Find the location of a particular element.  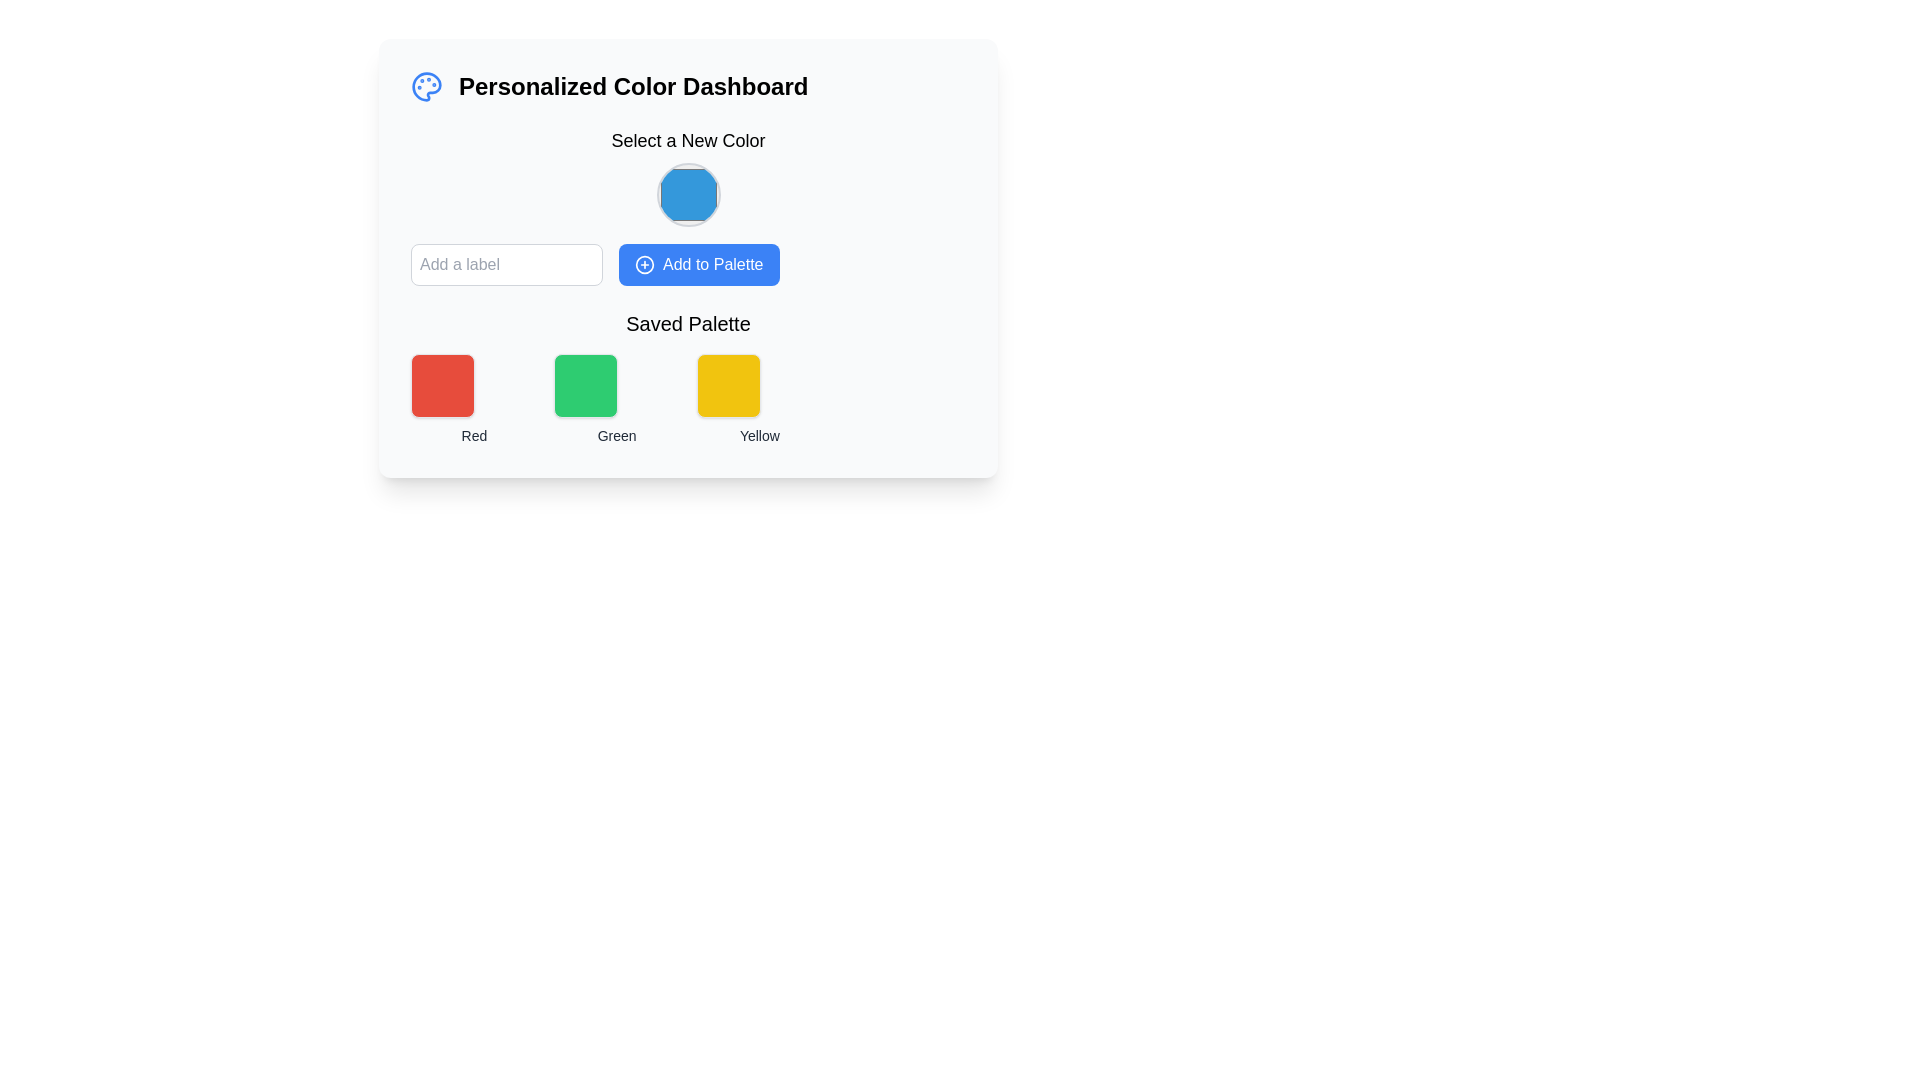

the delete button in the top-right corner of the 'Yellow' palette item to change its color to red is located at coordinates (809, 367).